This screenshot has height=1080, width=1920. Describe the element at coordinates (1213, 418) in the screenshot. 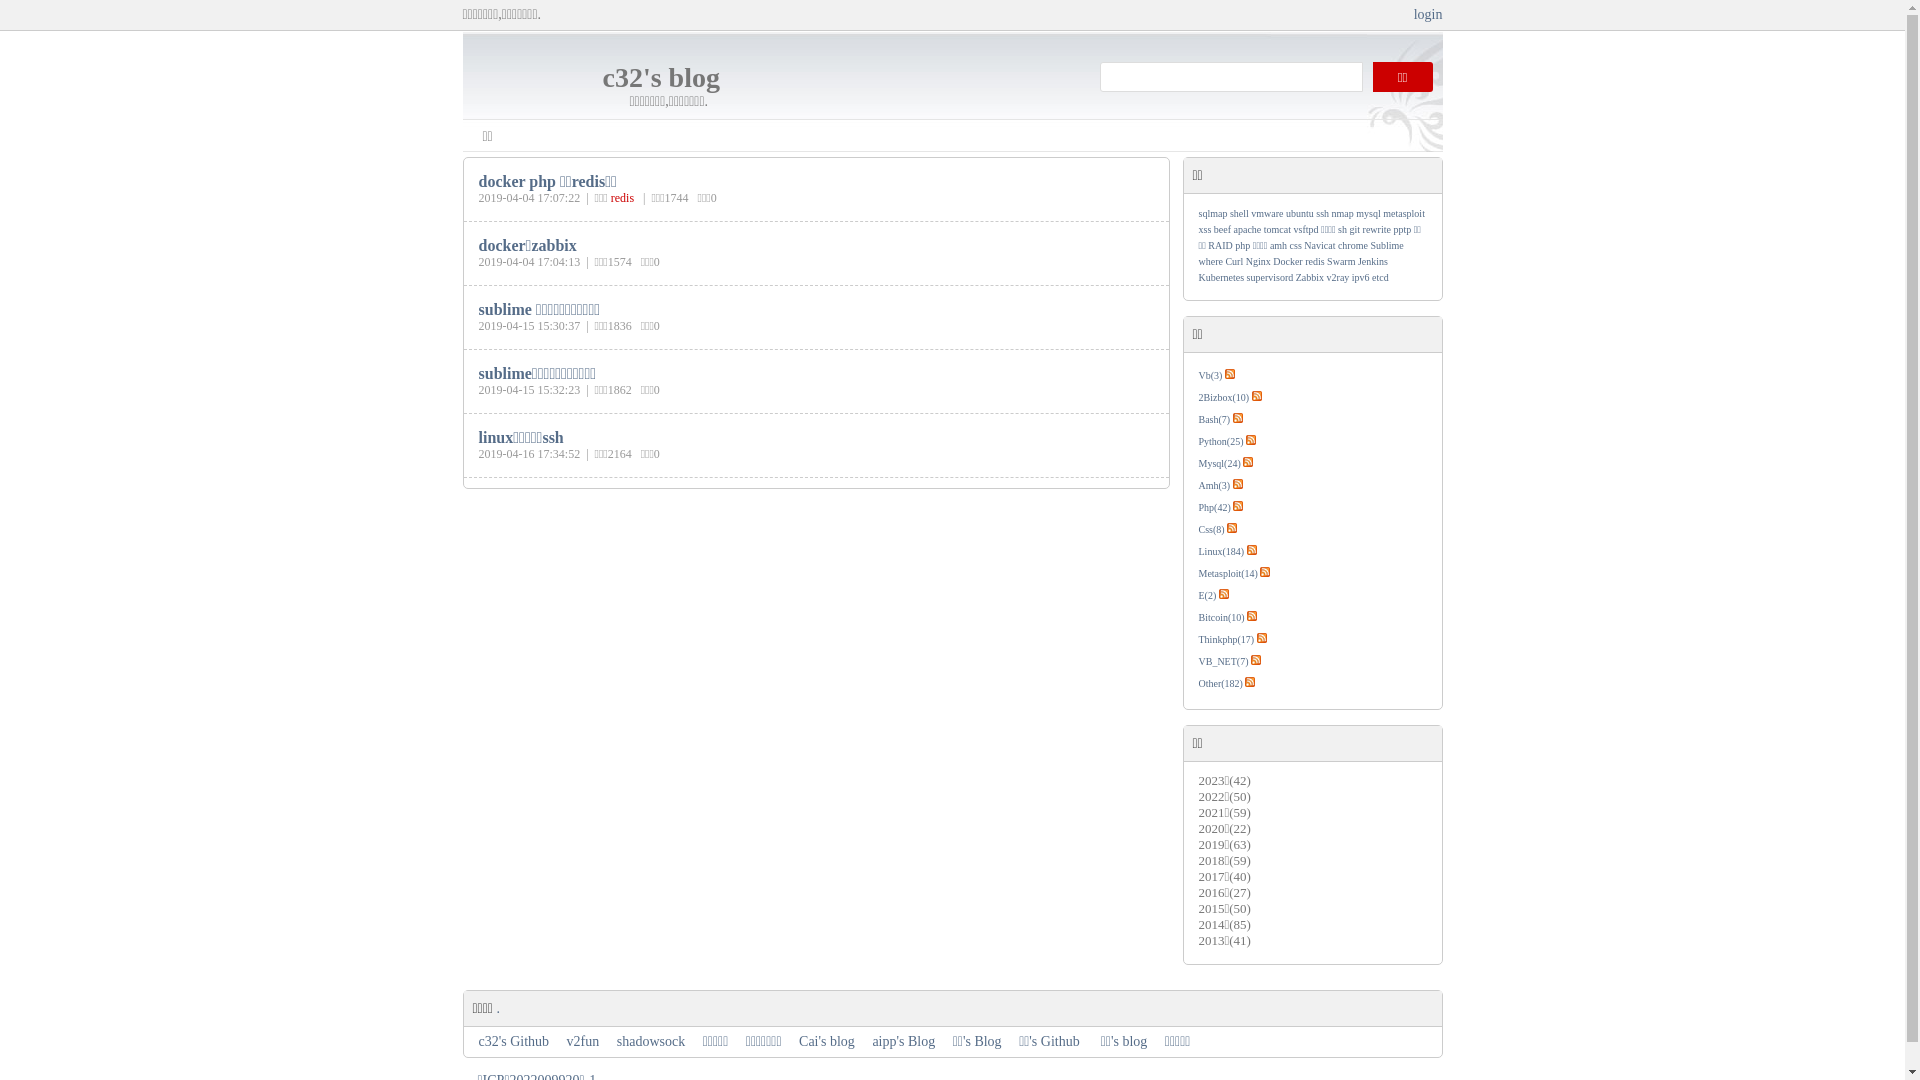

I see `'Bash(7)'` at that location.